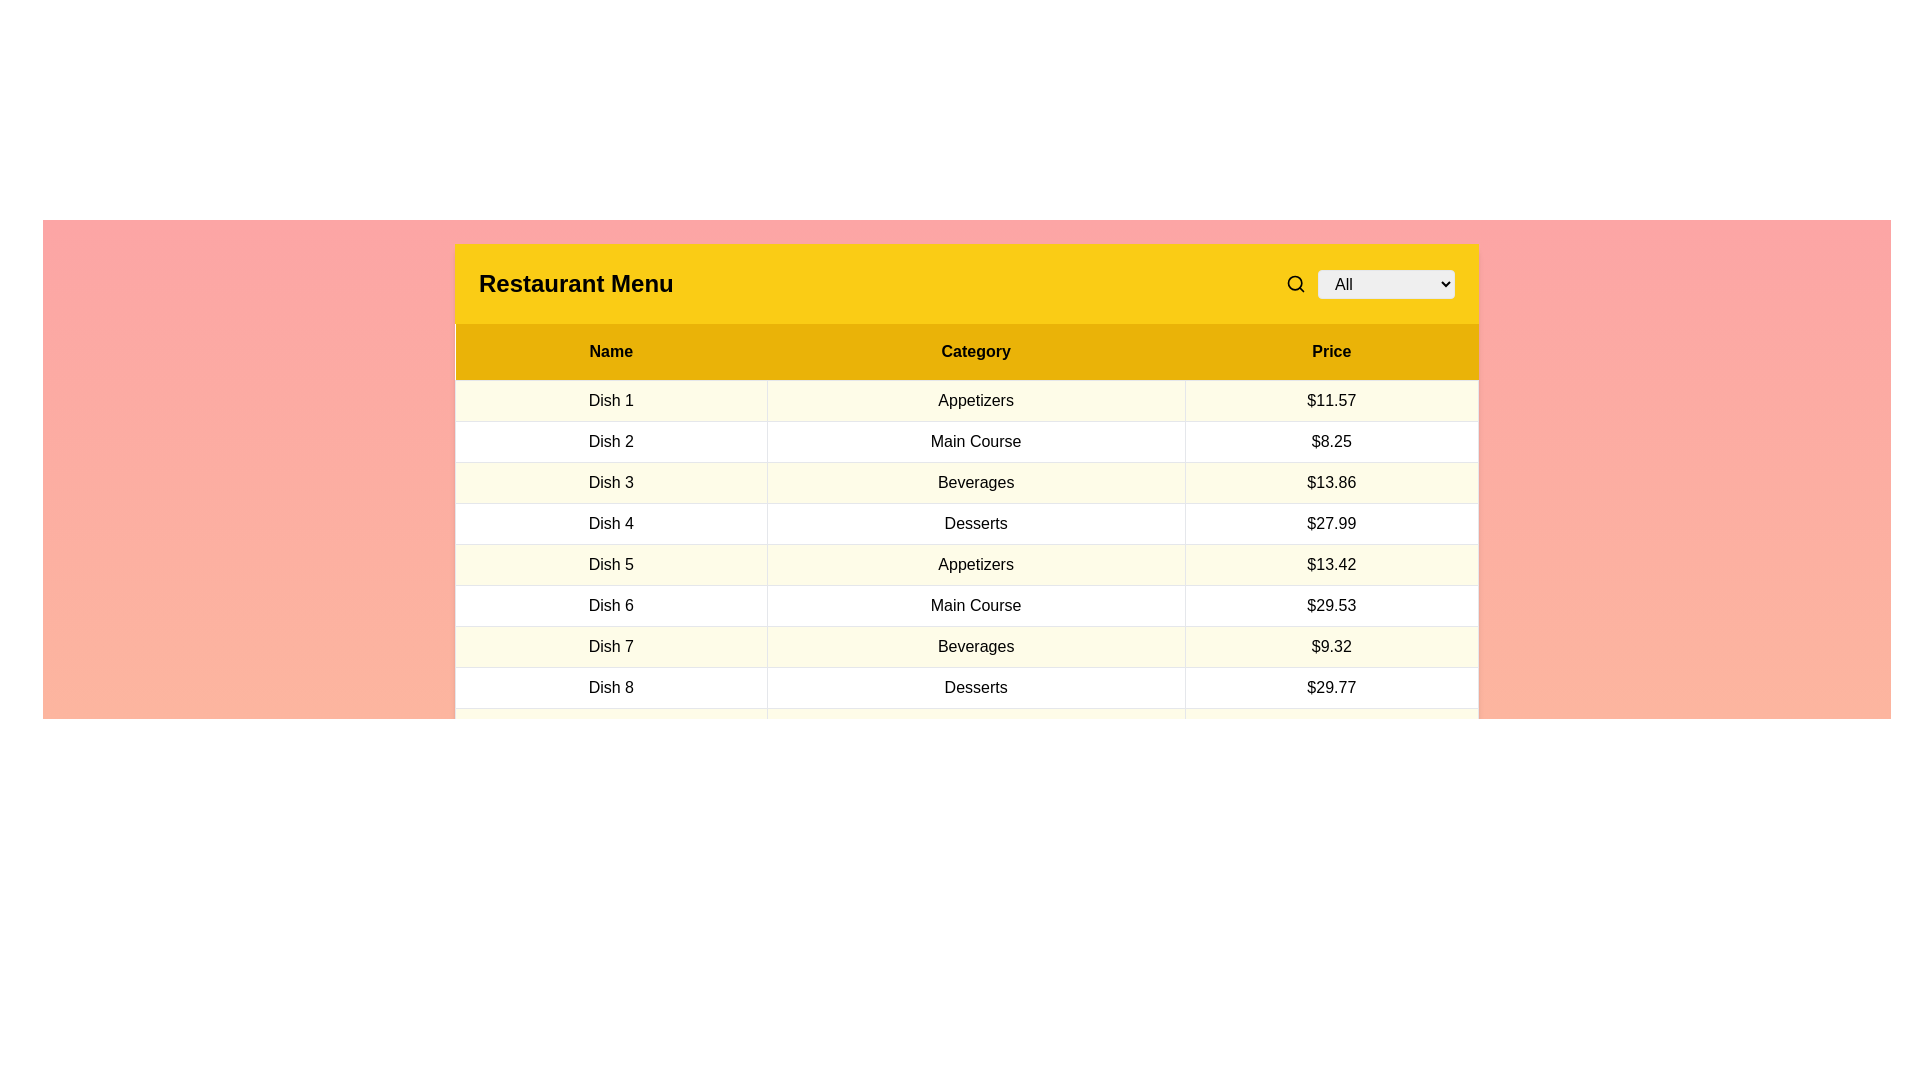 This screenshot has height=1080, width=1920. Describe the element at coordinates (1385, 284) in the screenshot. I see `the category Desserts in the dropdown menu` at that location.